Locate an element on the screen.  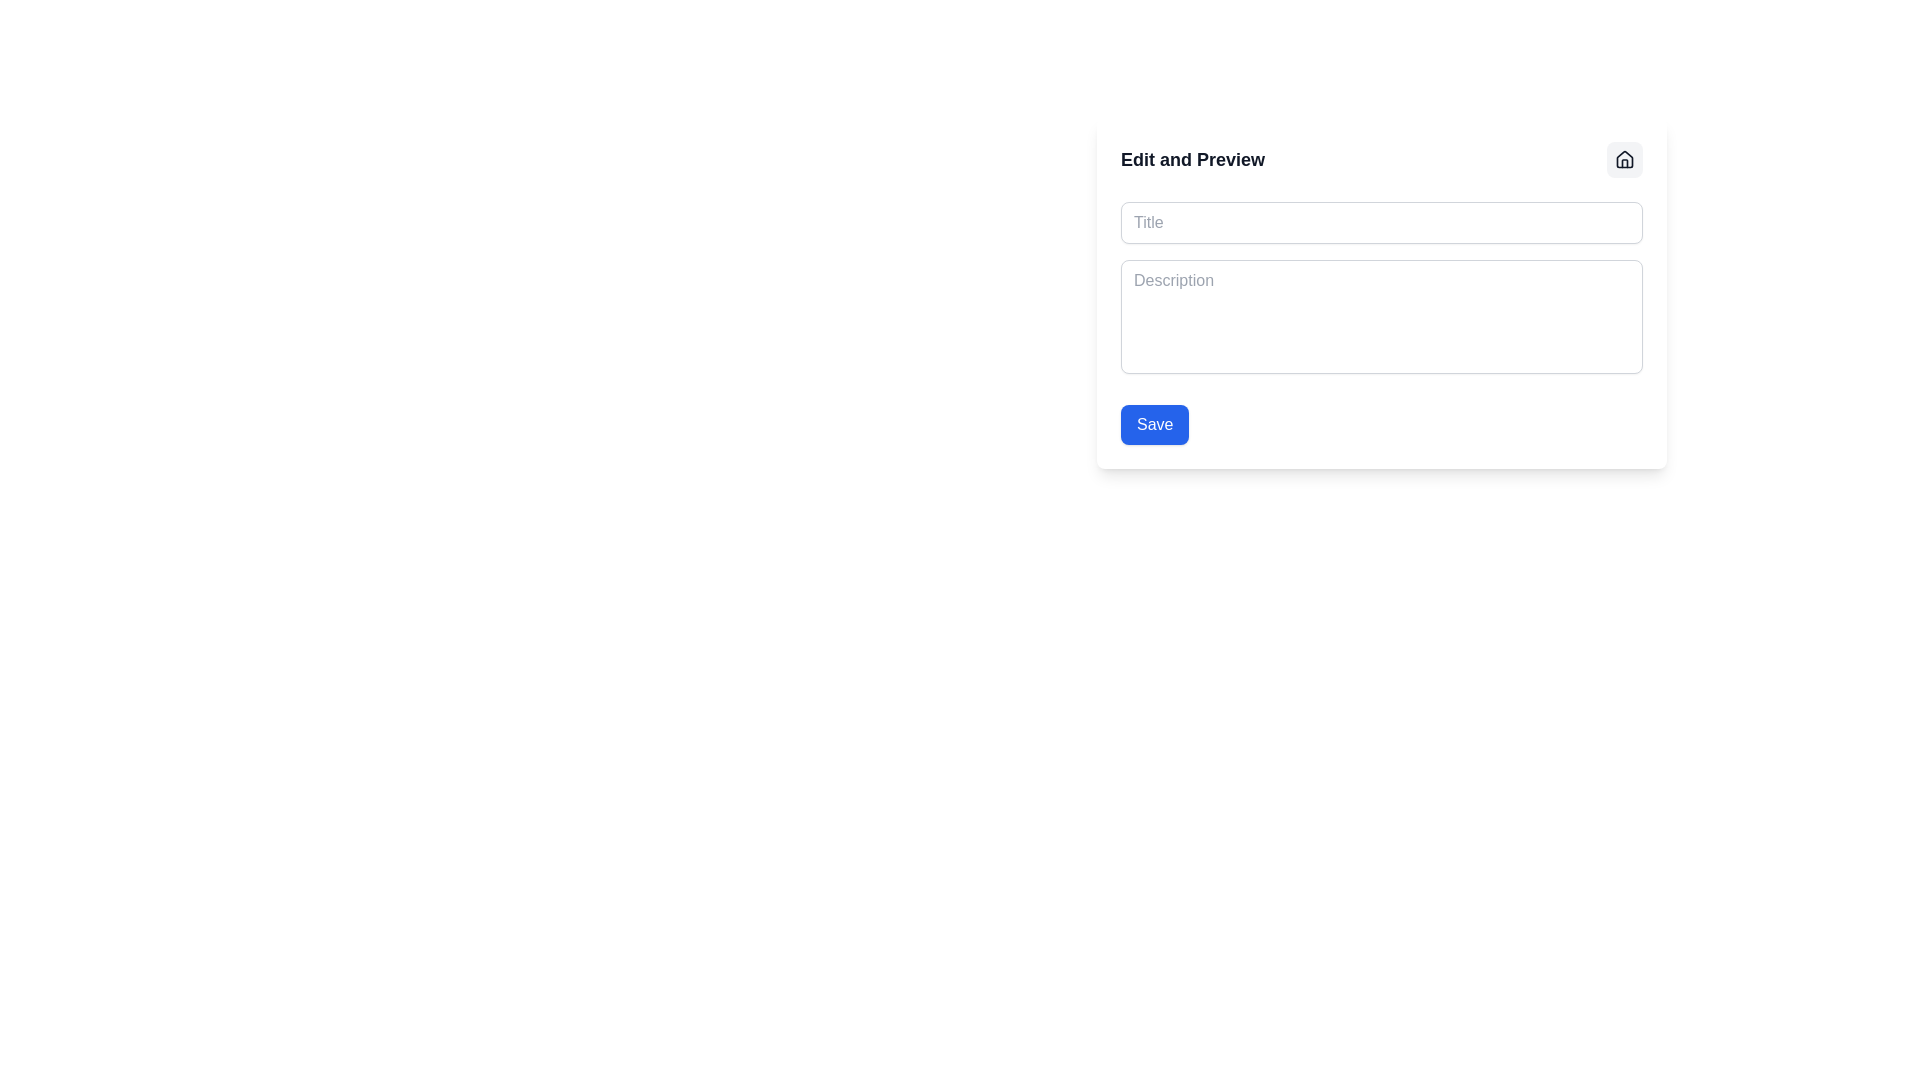
the home icon SVG graphic located at the top right corner of the user interface is located at coordinates (1625, 157).